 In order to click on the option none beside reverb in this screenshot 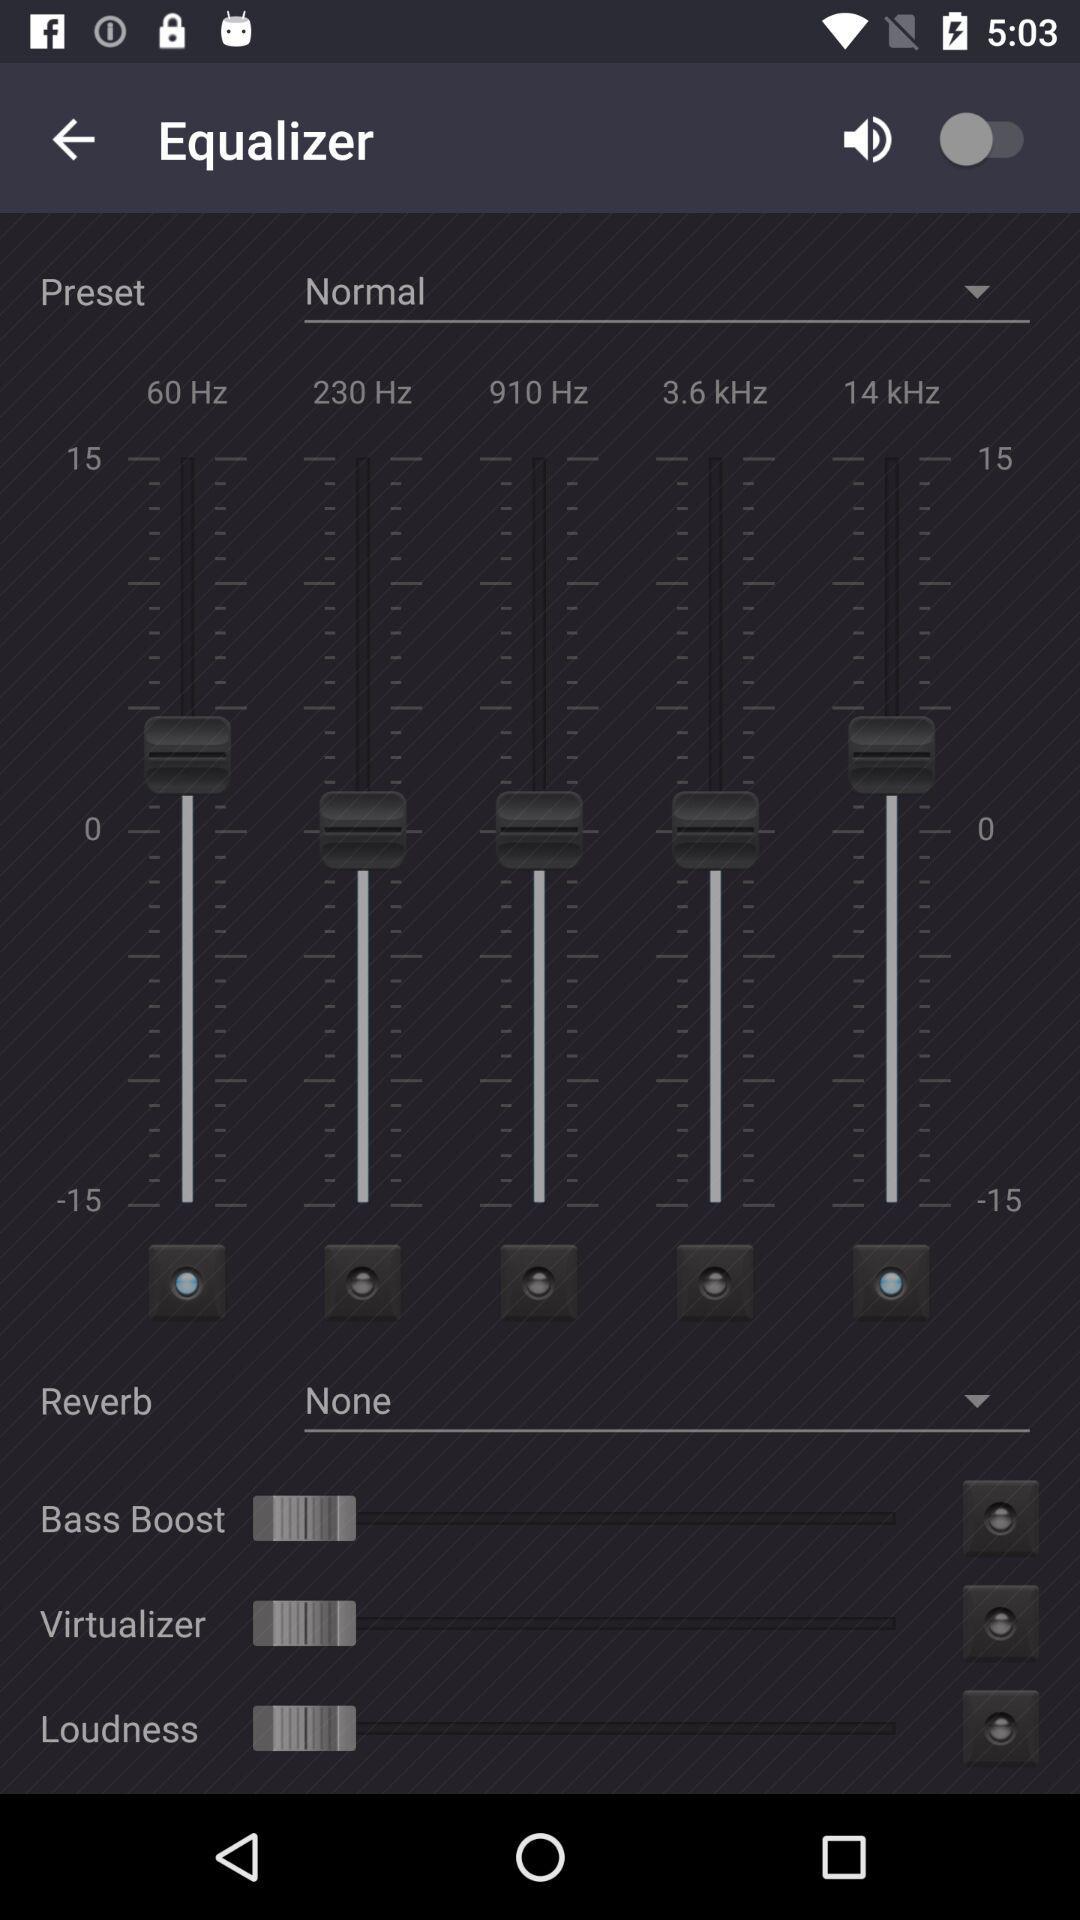, I will do `click(667, 1400)`.